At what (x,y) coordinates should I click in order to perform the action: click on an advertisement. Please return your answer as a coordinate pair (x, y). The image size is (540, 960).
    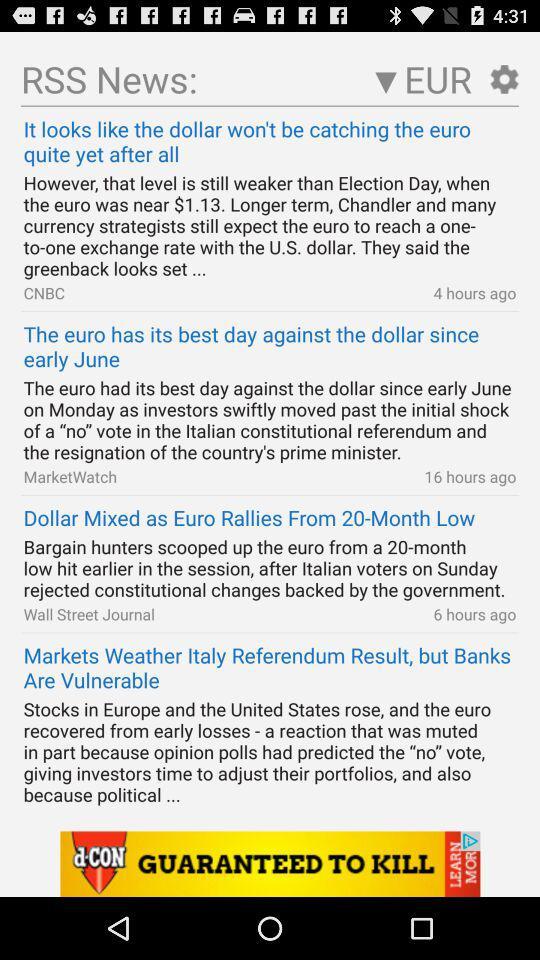
    Looking at the image, I should click on (270, 863).